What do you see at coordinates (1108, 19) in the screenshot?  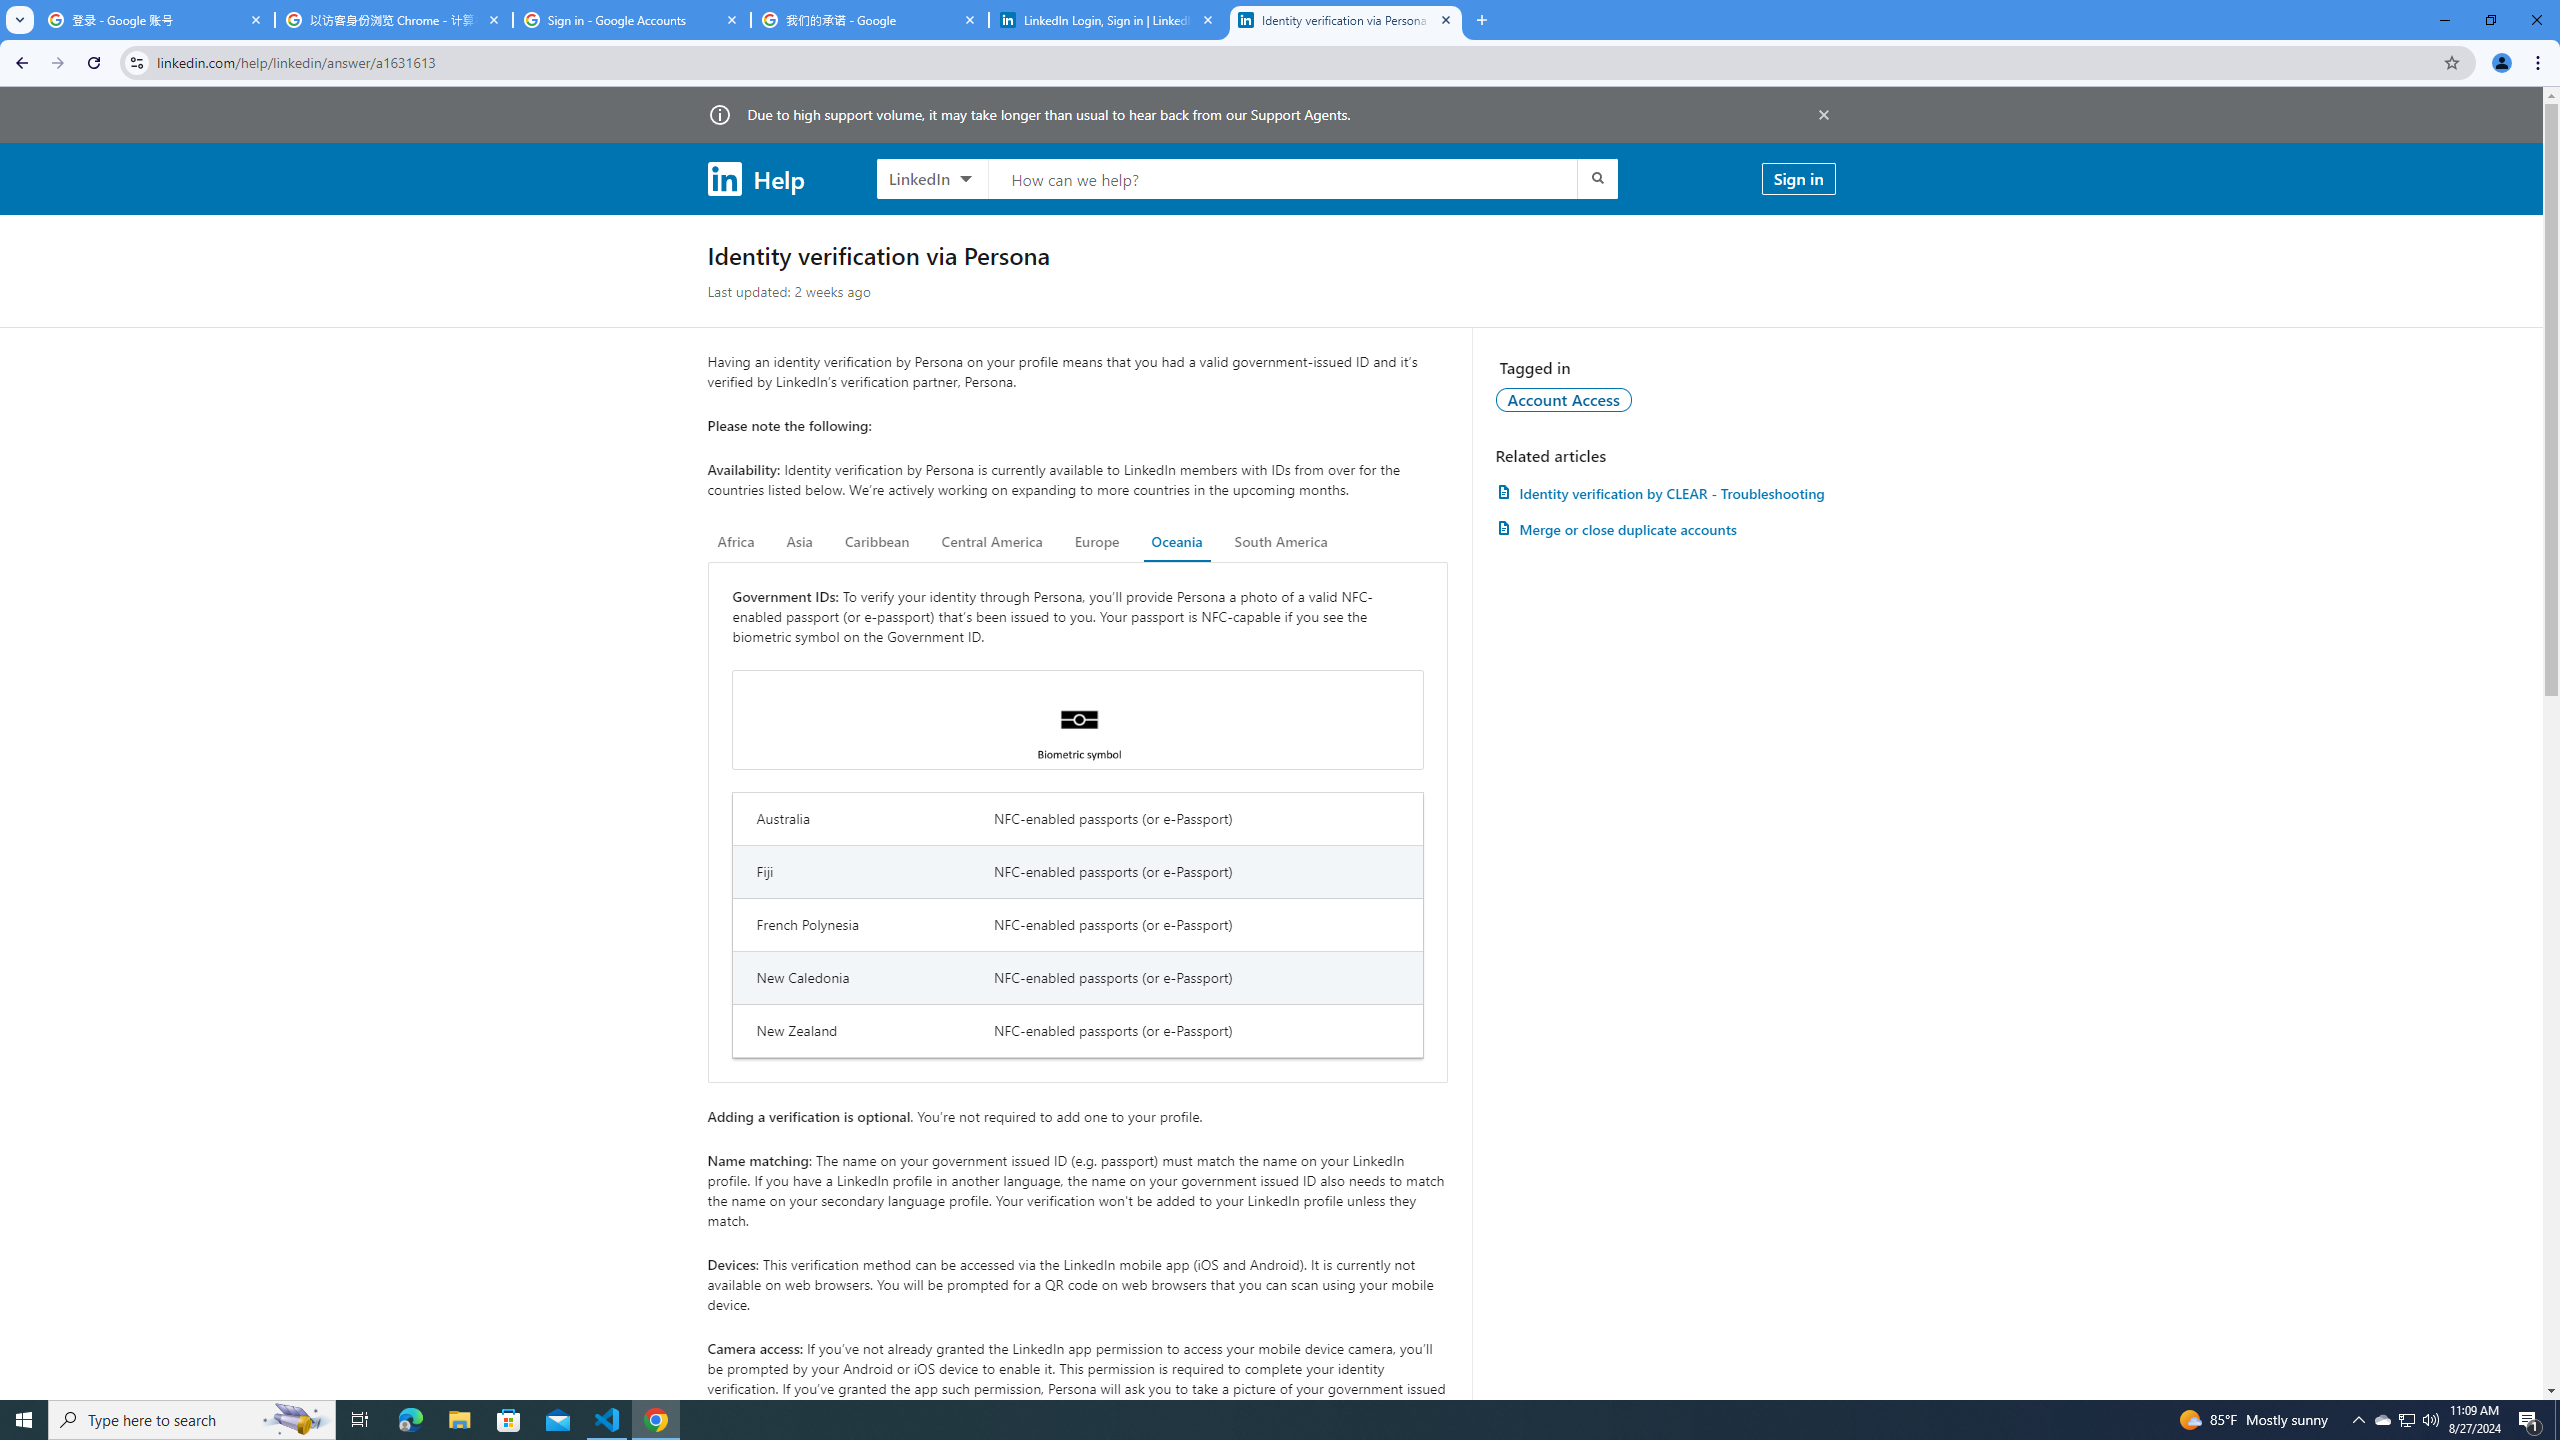 I see `'LinkedIn Login, Sign in | LinkedIn'` at bounding box center [1108, 19].